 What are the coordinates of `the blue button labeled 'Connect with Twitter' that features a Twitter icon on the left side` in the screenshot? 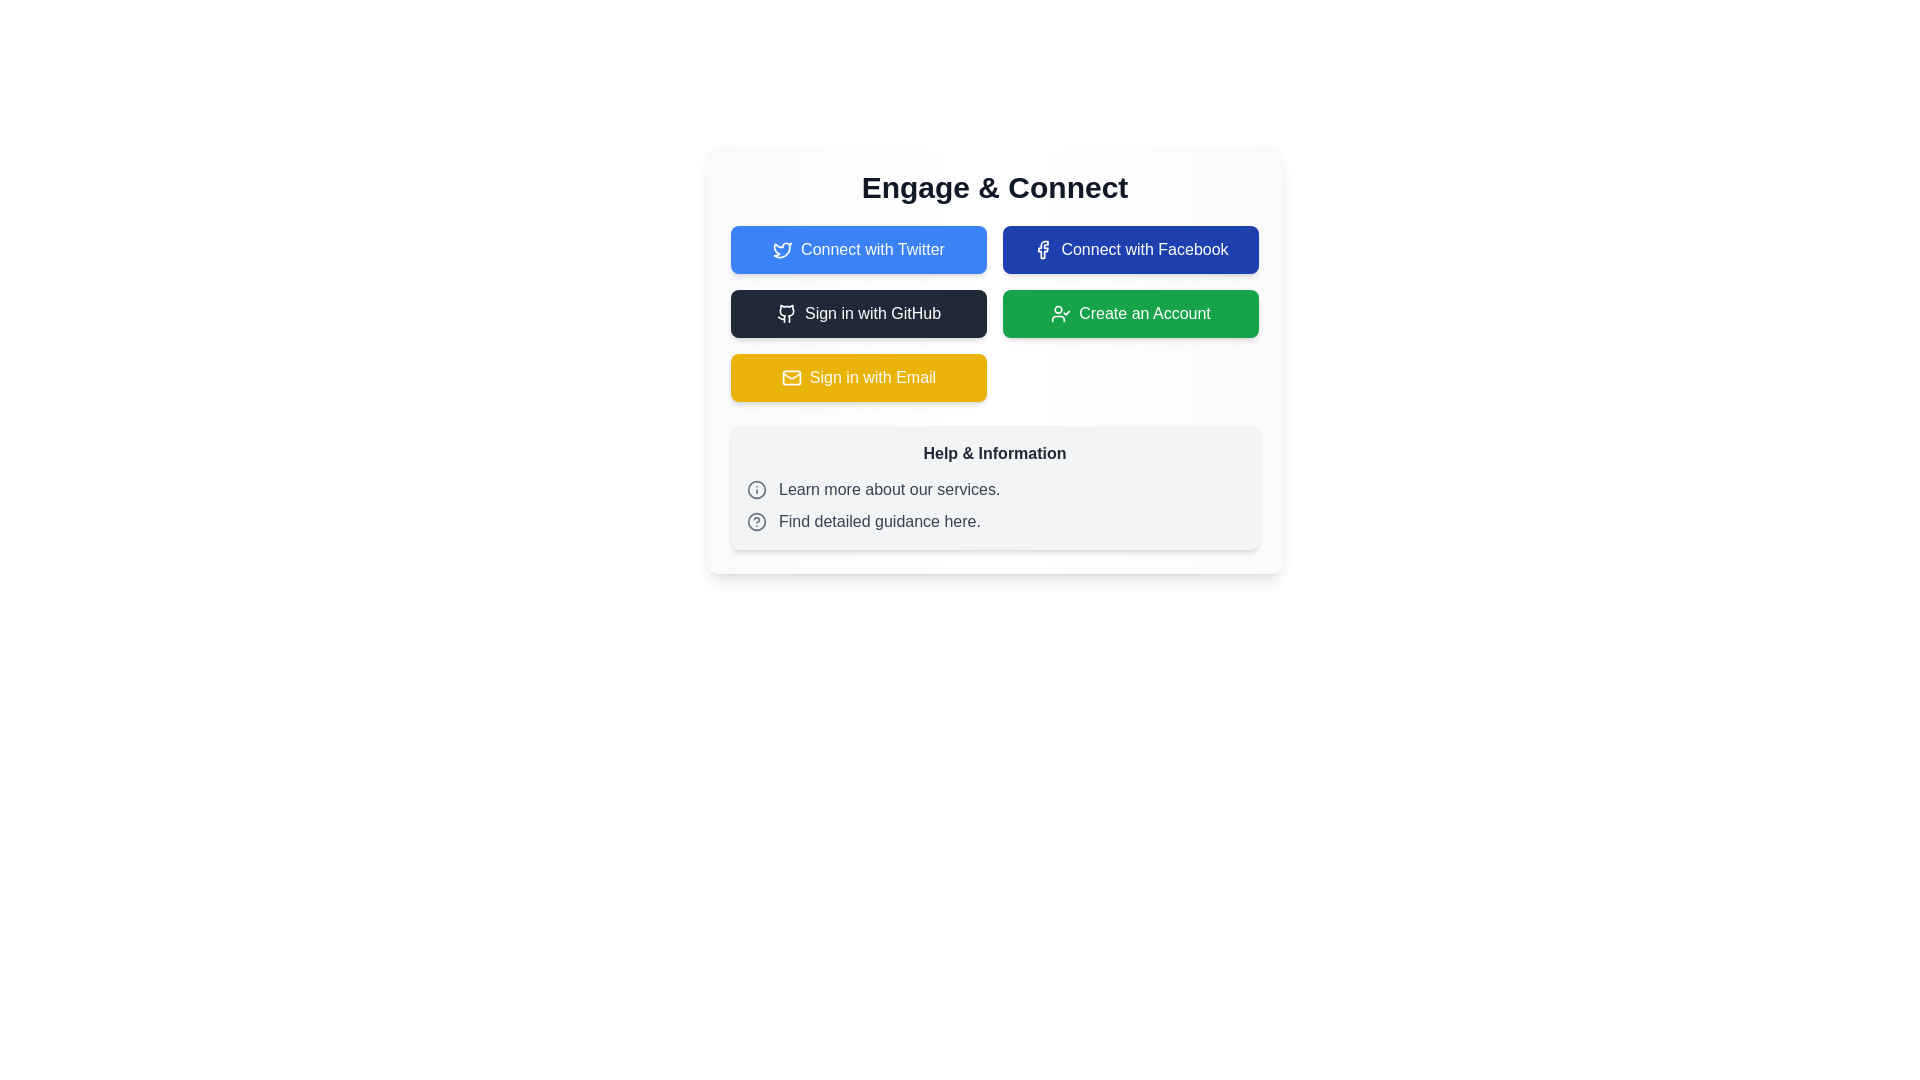 It's located at (859, 249).